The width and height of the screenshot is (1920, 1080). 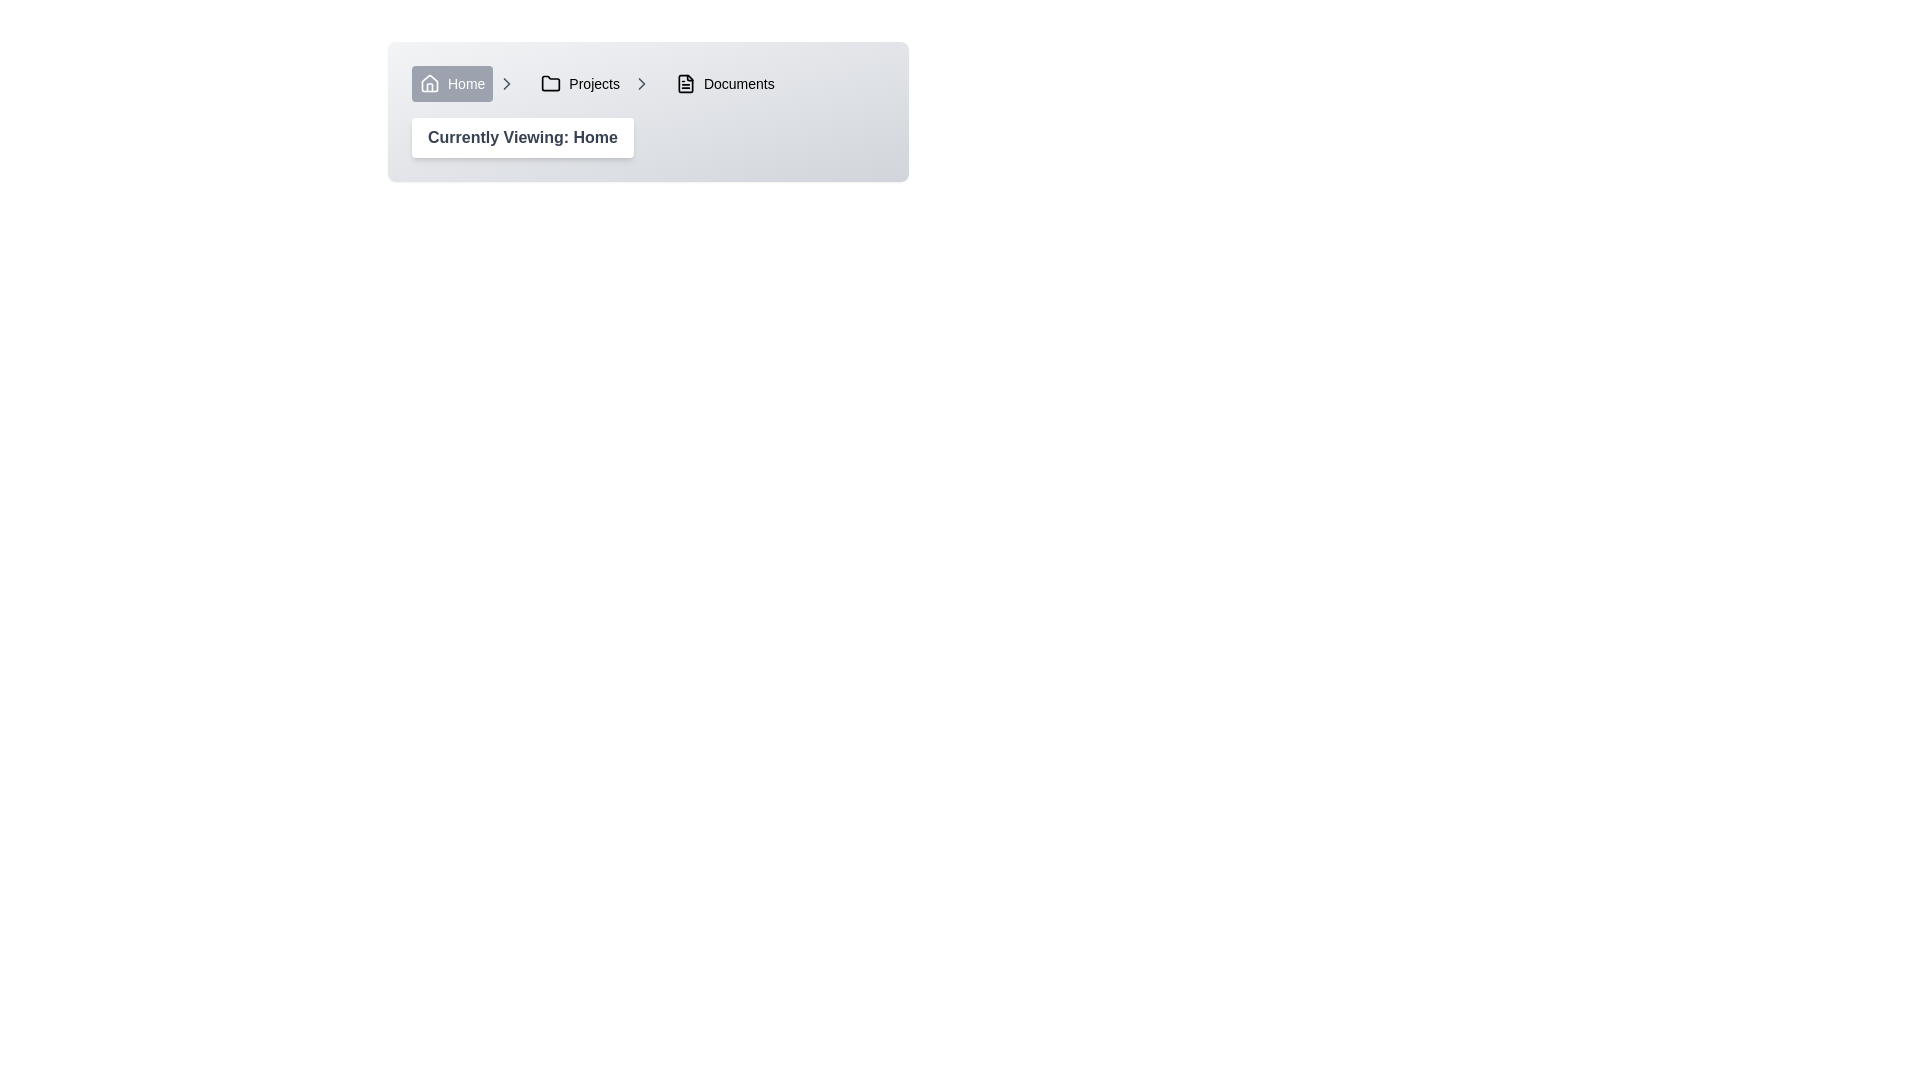 I want to click on the folder icon in the breadcrumb navigation bar, so click(x=551, y=82).